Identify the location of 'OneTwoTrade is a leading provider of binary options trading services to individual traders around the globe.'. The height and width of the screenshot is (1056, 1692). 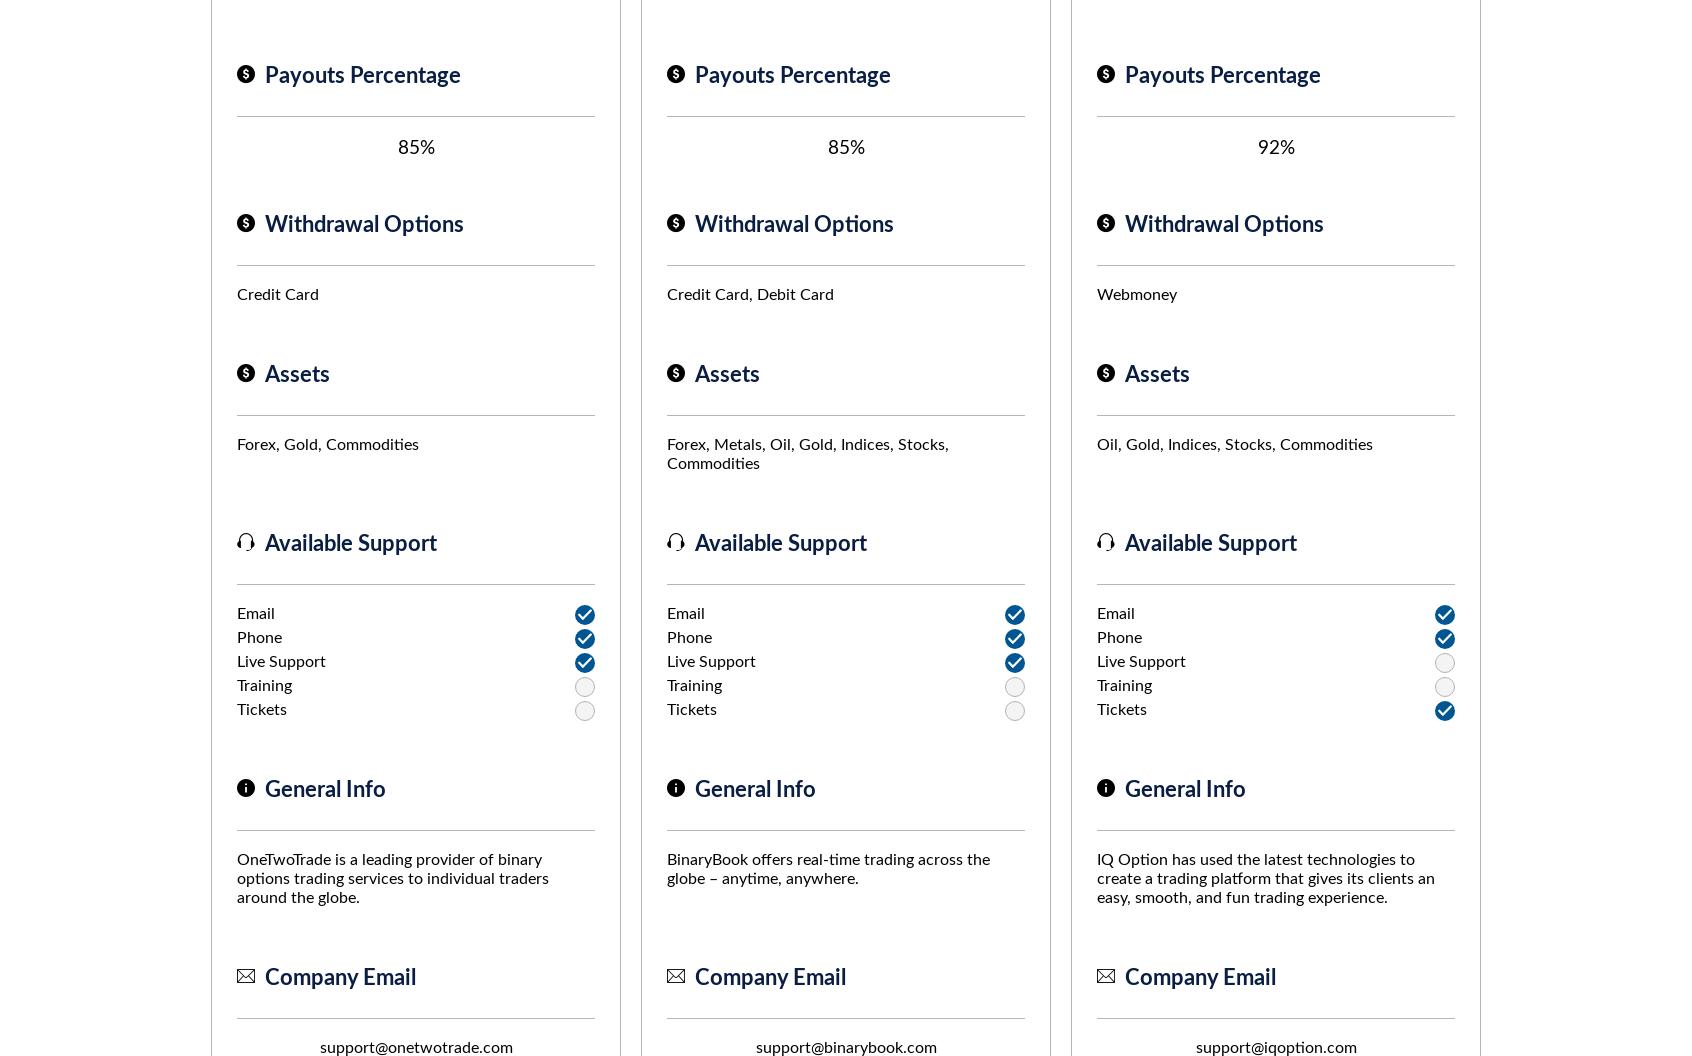
(393, 878).